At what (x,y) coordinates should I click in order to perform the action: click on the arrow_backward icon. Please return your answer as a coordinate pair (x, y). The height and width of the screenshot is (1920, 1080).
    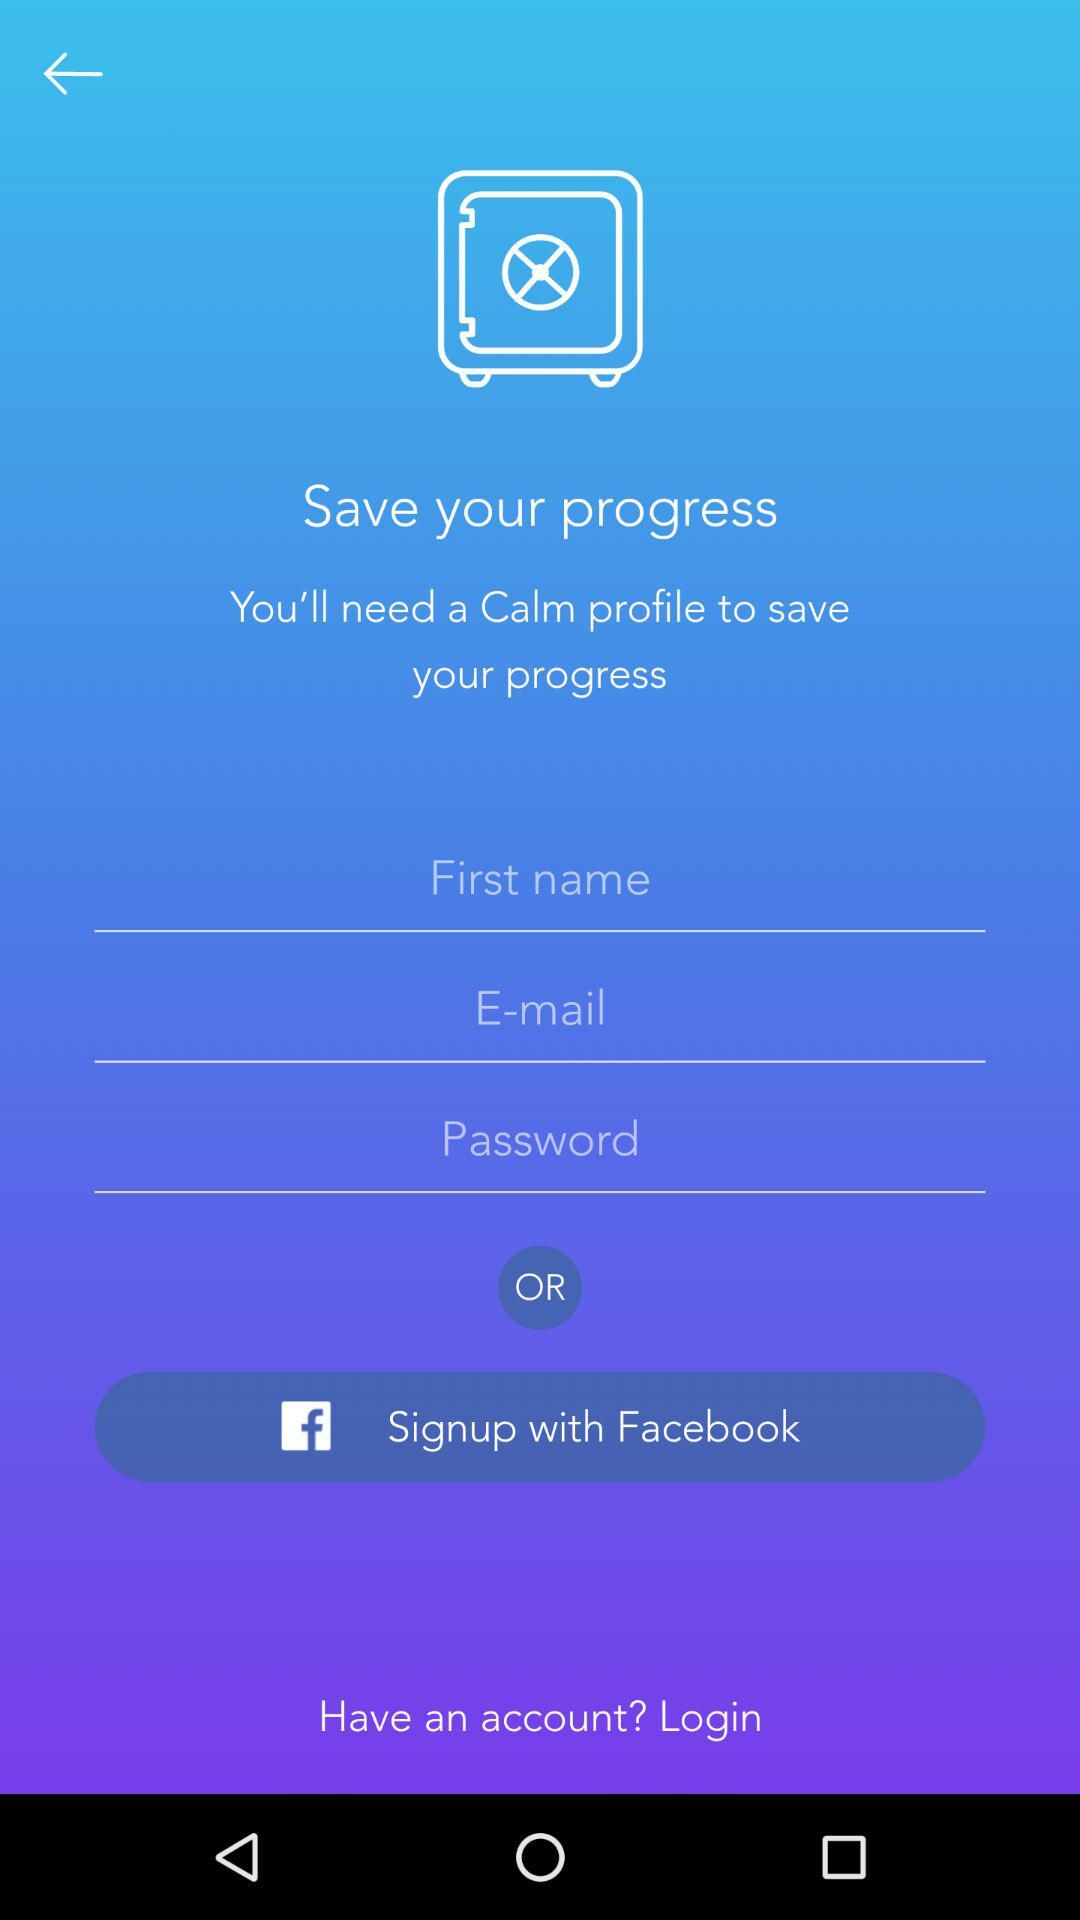
    Looking at the image, I should click on (72, 73).